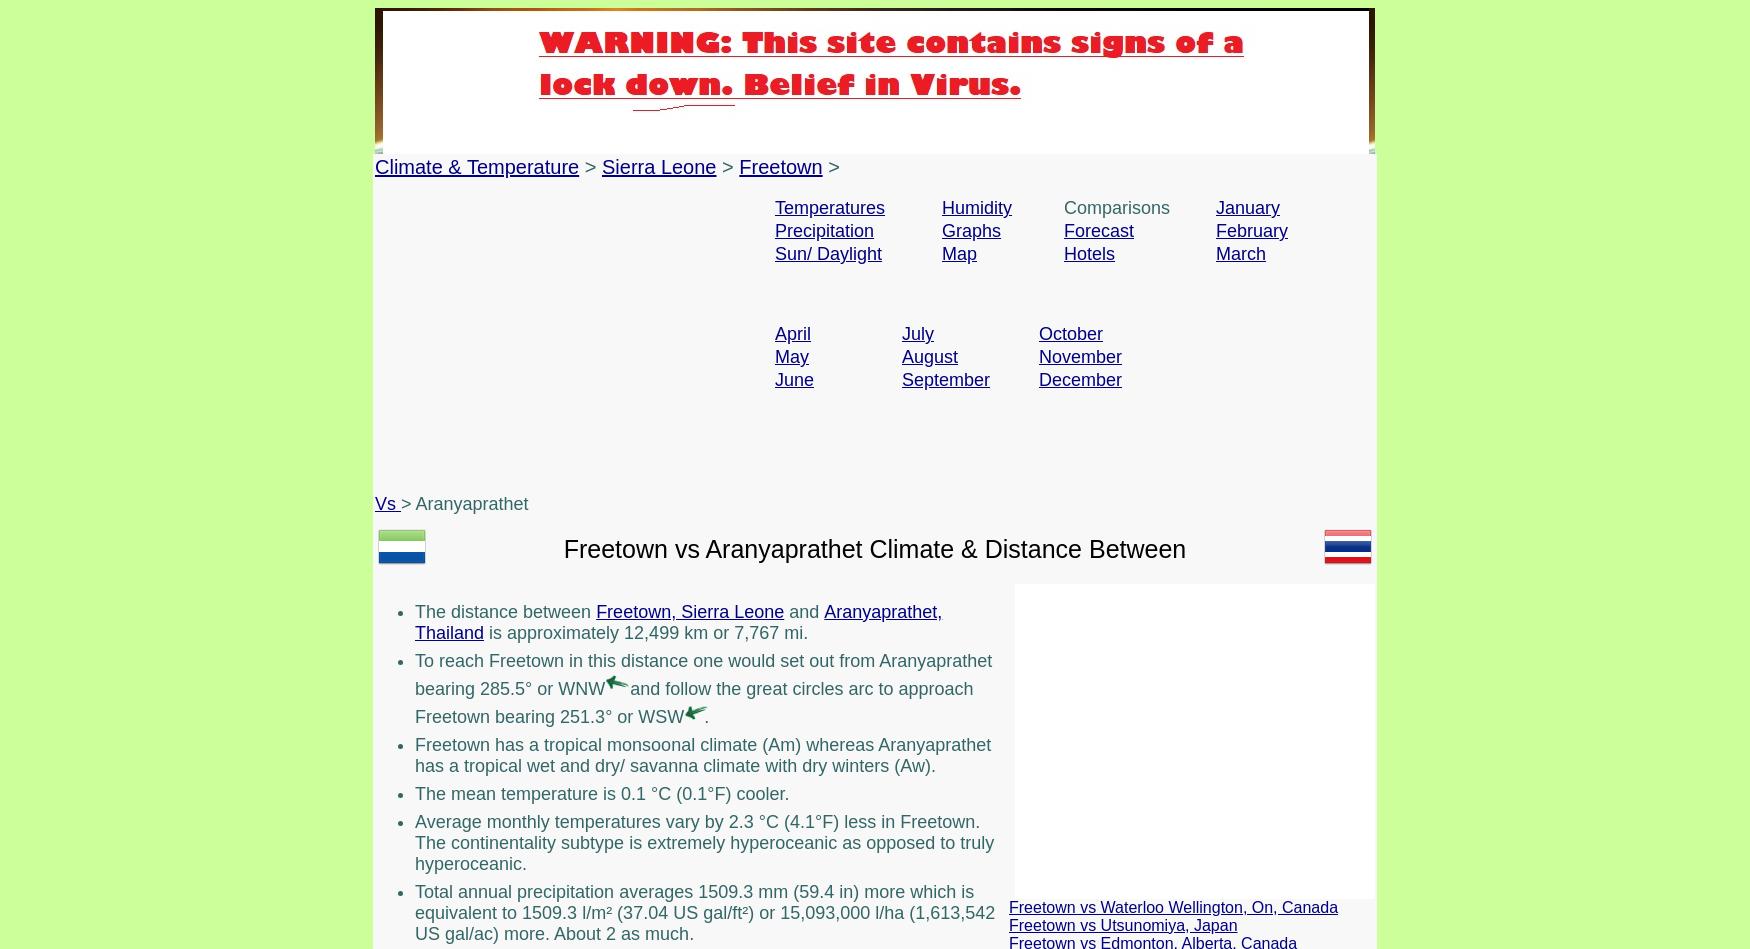 The image size is (1750, 949). Describe the element at coordinates (1247, 207) in the screenshot. I see `'January'` at that location.